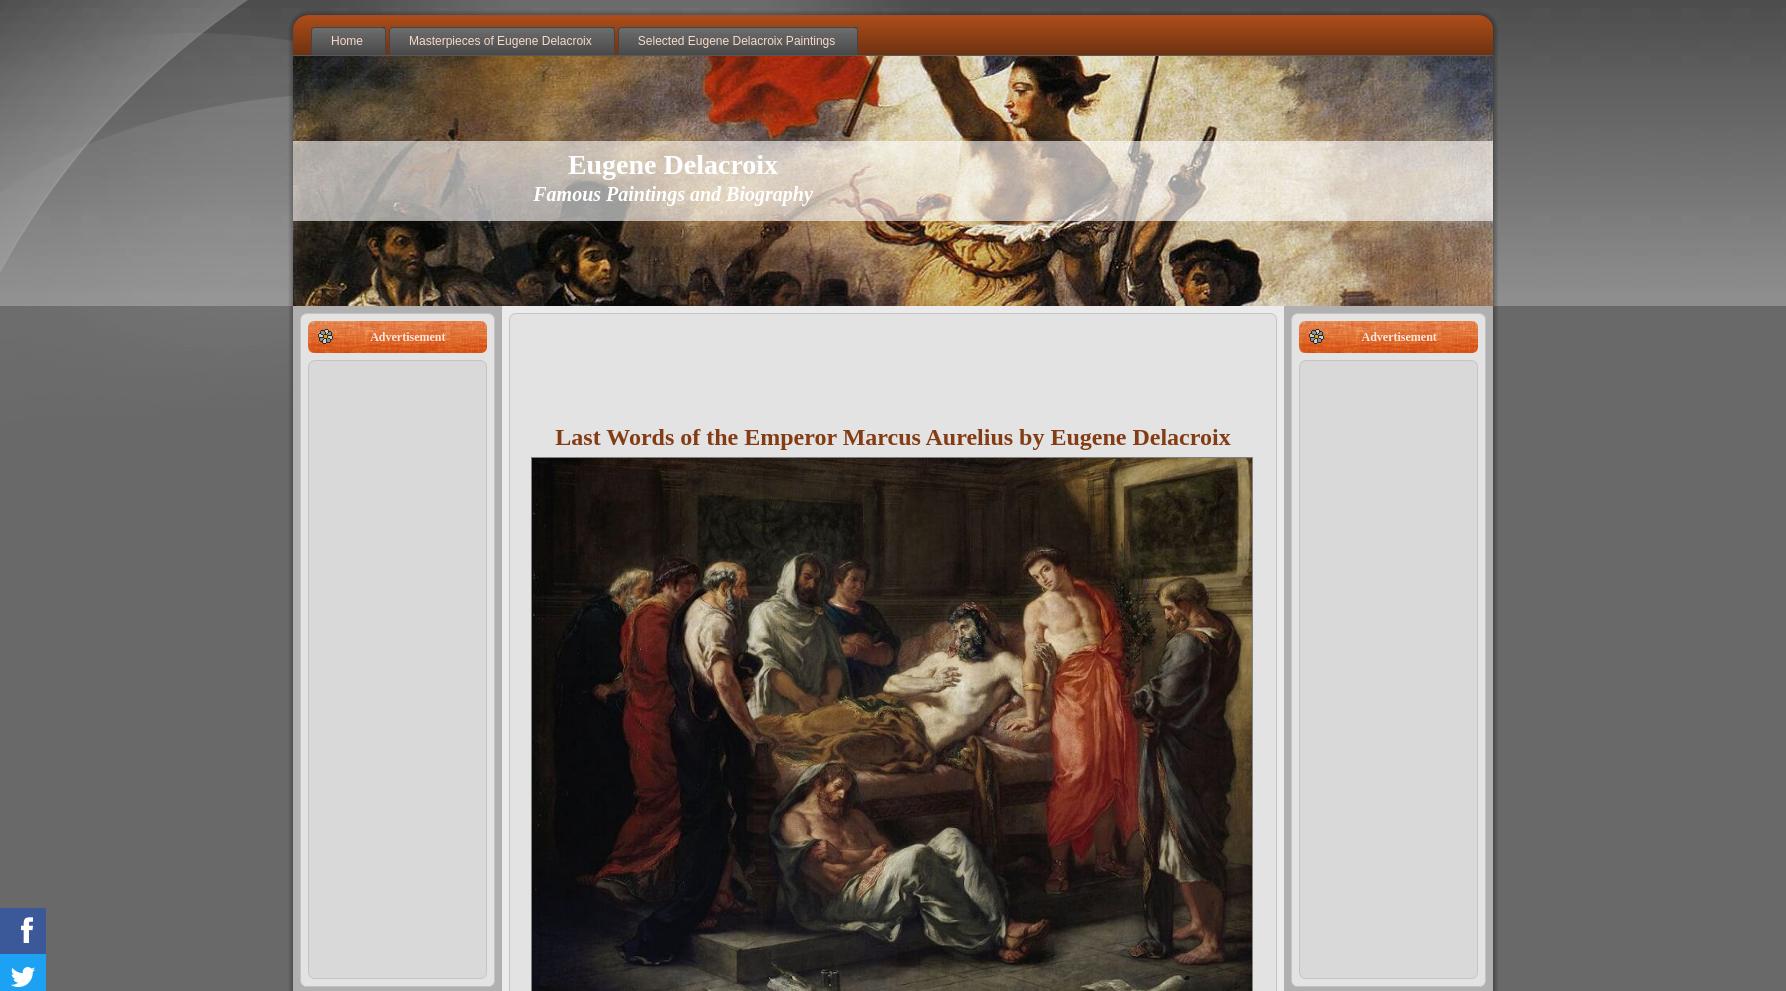 This screenshot has width=1786, height=991. Describe the element at coordinates (672, 193) in the screenshot. I see `'Famous Paintings and Biography'` at that location.